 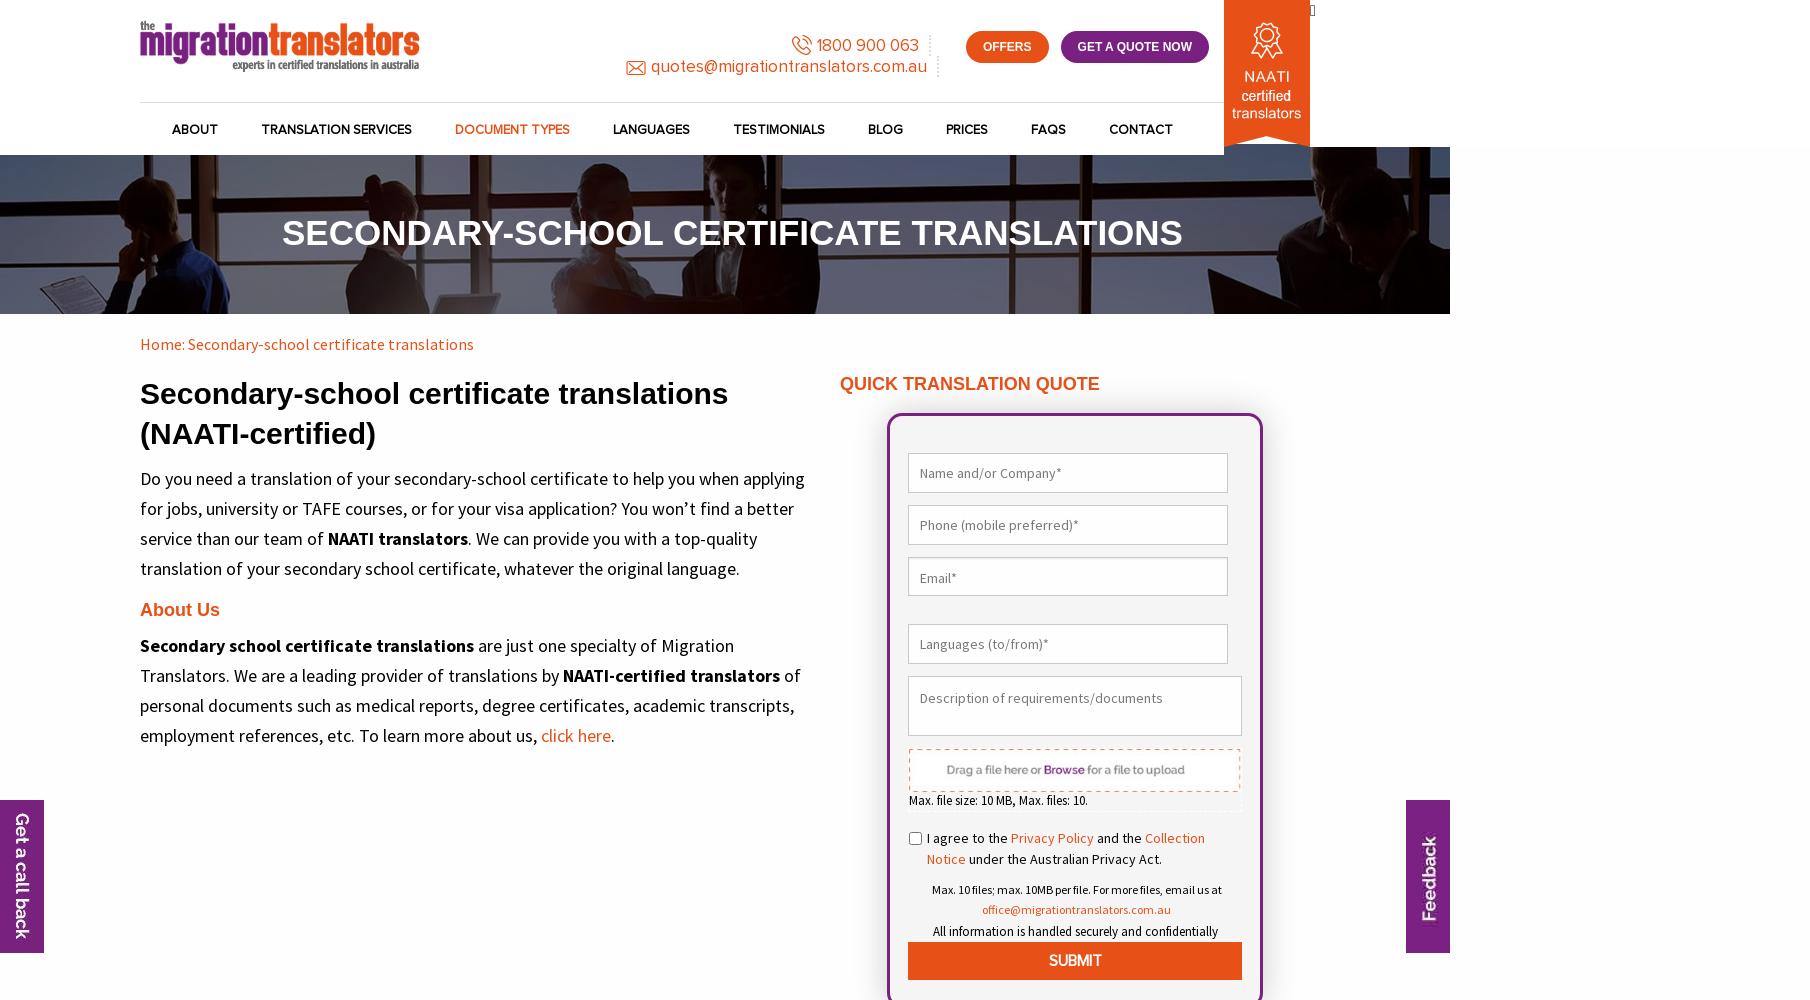 What do you see at coordinates (839, 384) in the screenshot?
I see `'Quick Translation Quote'` at bounding box center [839, 384].